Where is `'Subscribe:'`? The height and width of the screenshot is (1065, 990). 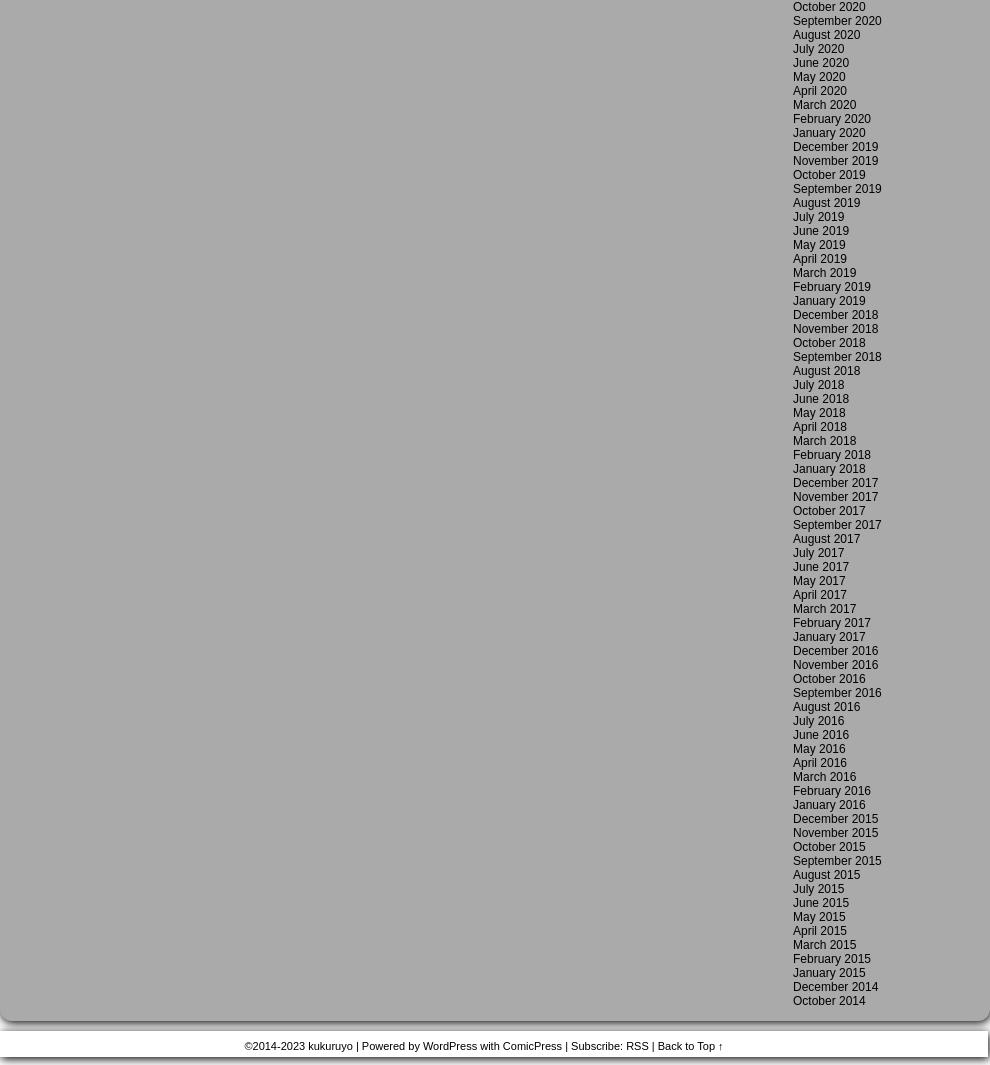
'Subscribe:' is located at coordinates (595, 1046).